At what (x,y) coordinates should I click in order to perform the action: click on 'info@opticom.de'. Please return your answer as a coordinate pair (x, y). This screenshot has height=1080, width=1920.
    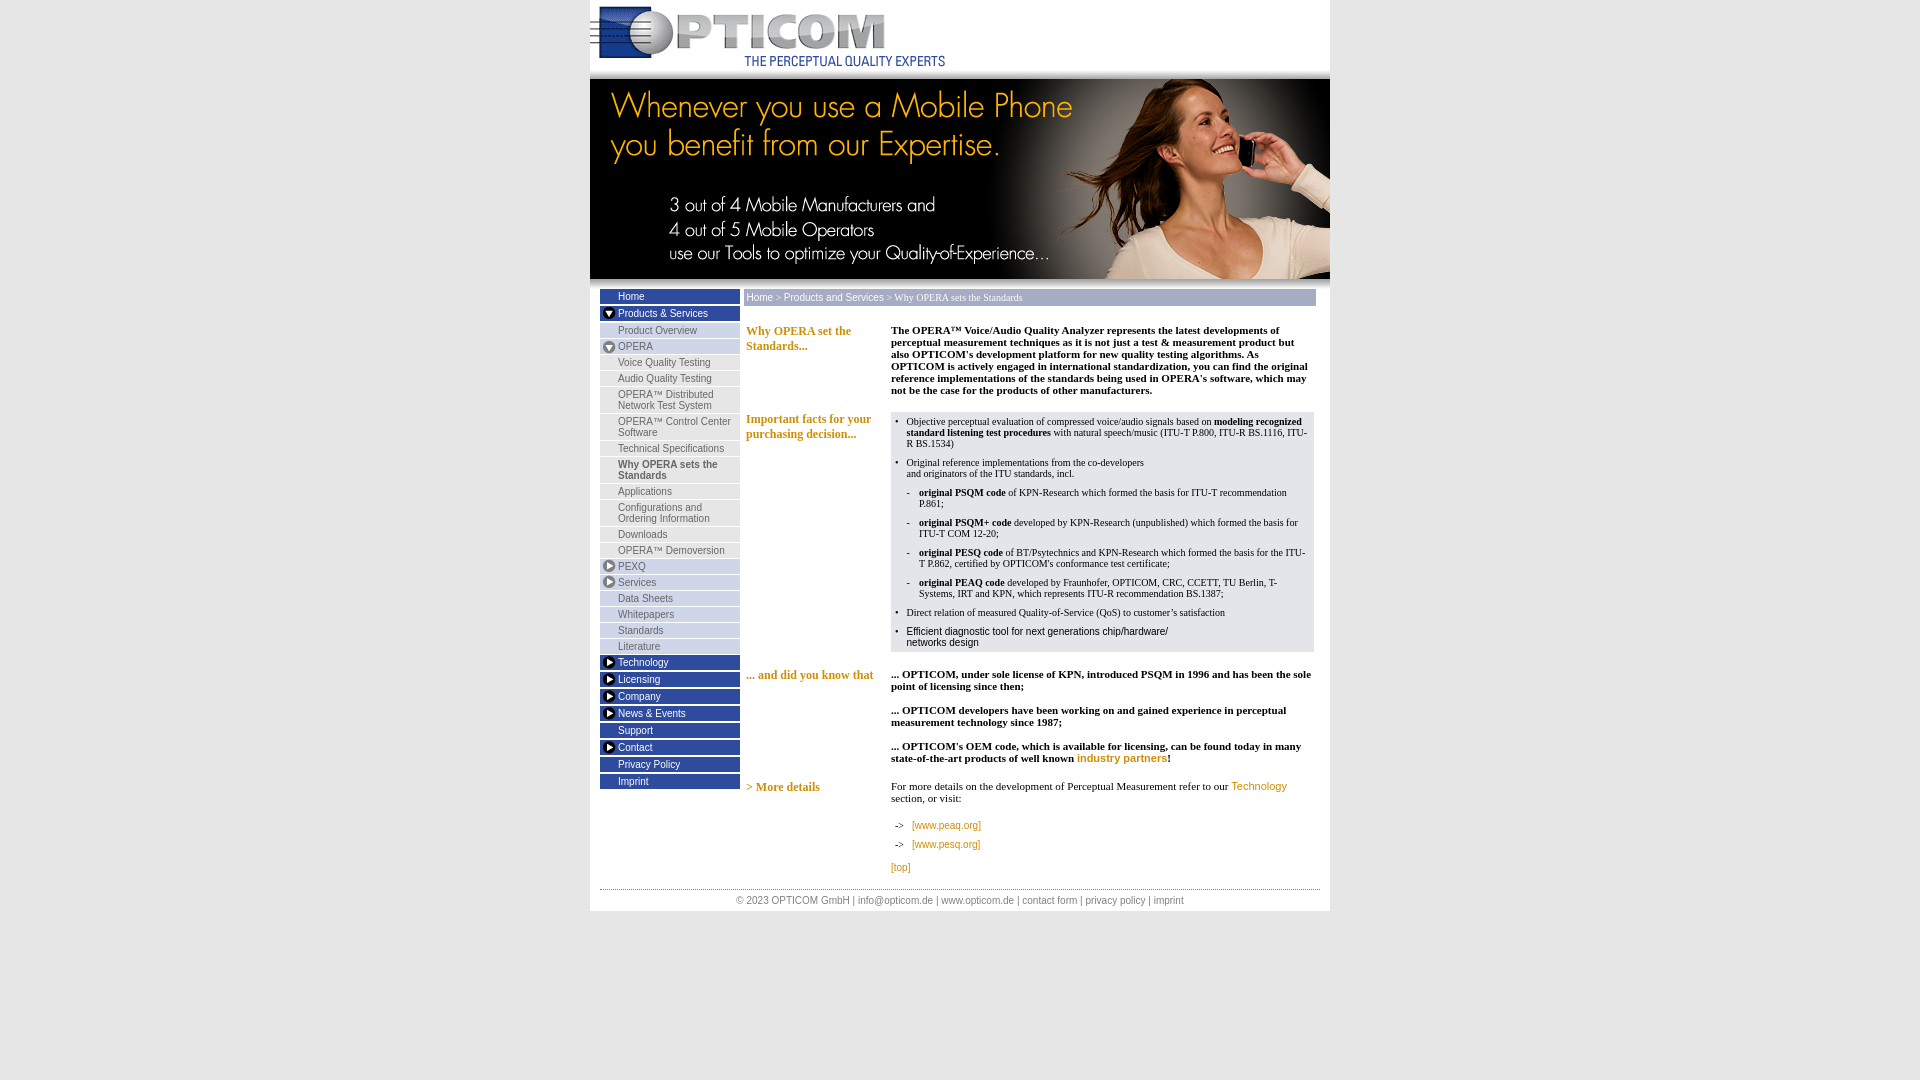
    Looking at the image, I should click on (858, 900).